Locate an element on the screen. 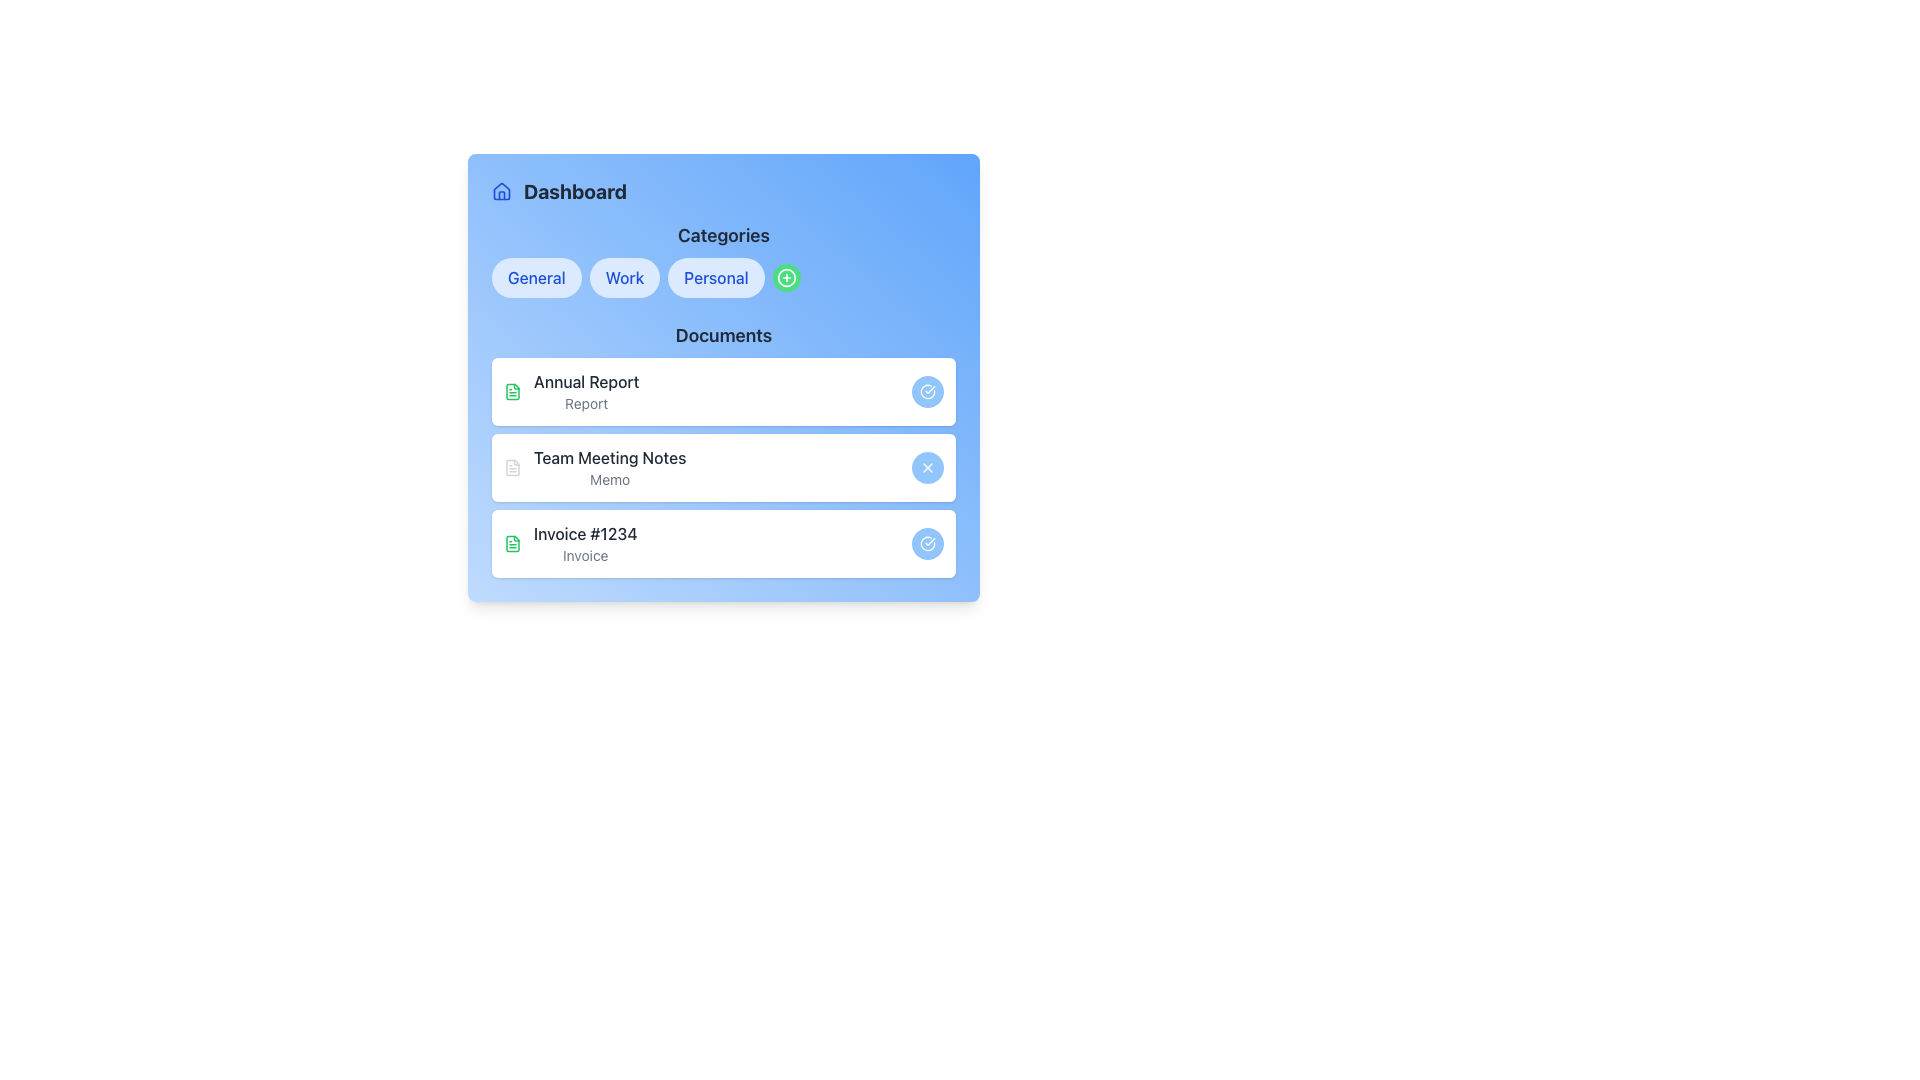 The width and height of the screenshot is (1920, 1080). the Text Label that serves as the title of a document item, located under the 'Documents' section, specifically positioned above the text 'Memo' is located at coordinates (609, 458).